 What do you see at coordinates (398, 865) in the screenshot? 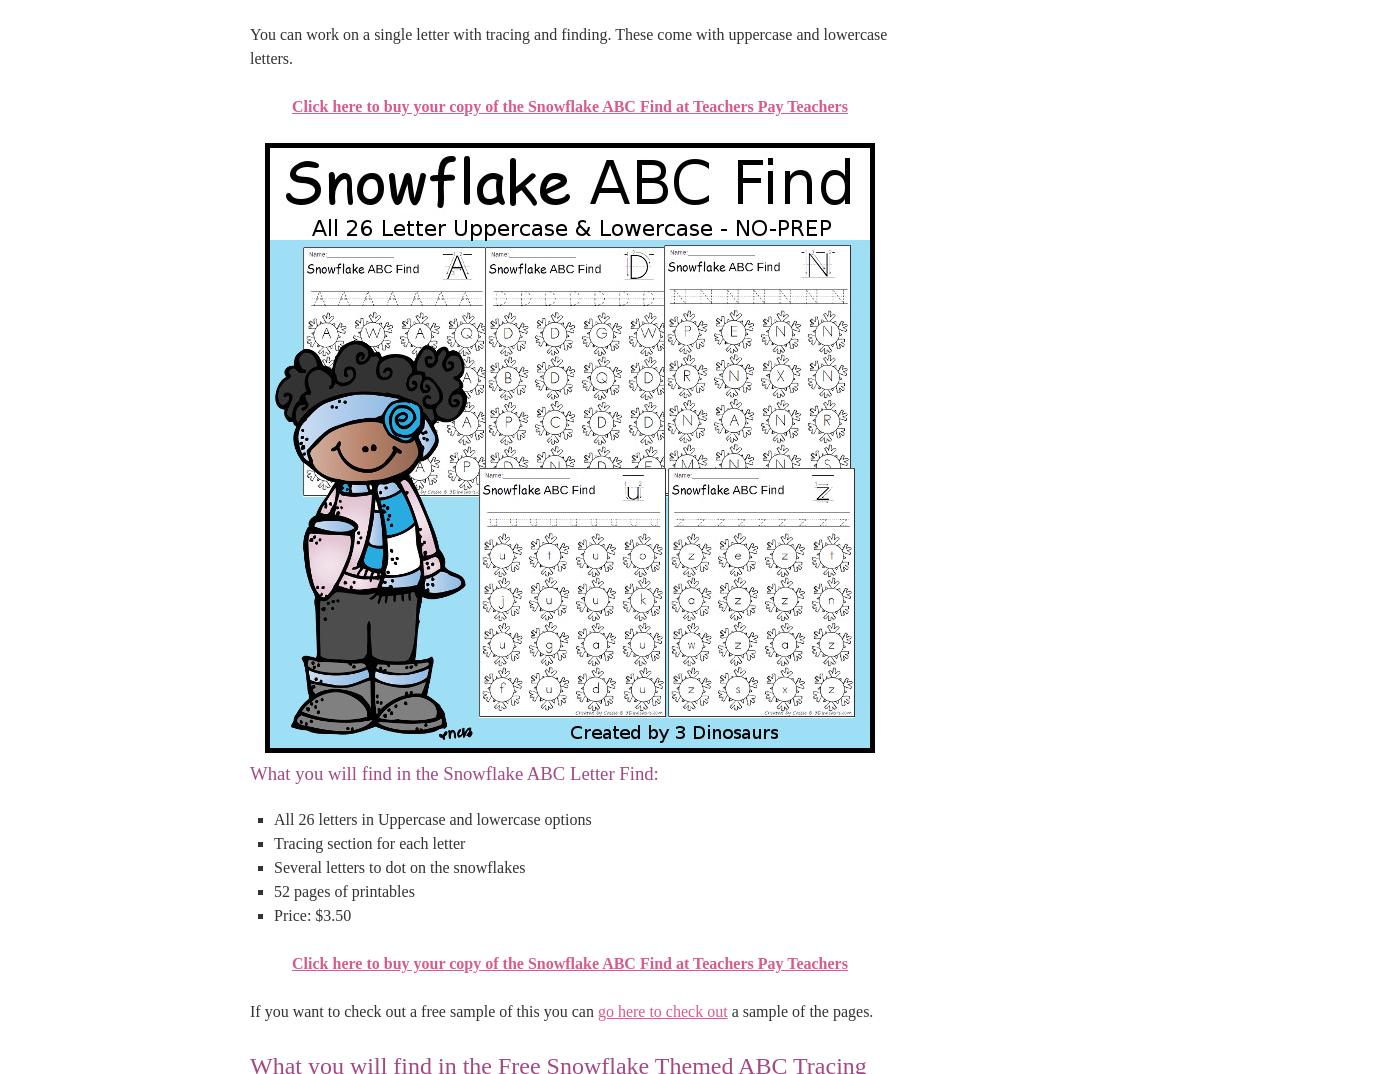
I see `'Several letters to dot on the snowflakes'` at bounding box center [398, 865].